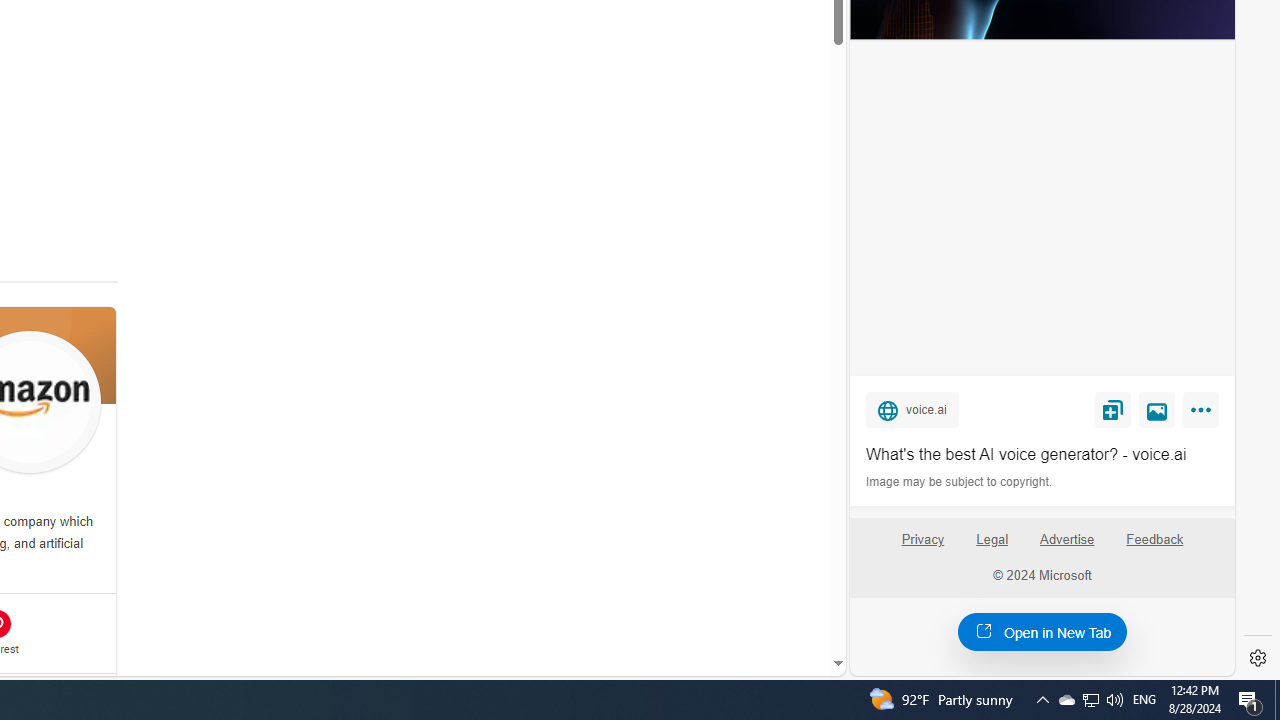  What do you see at coordinates (992, 538) in the screenshot?
I see `'Legal'` at bounding box center [992, 538].